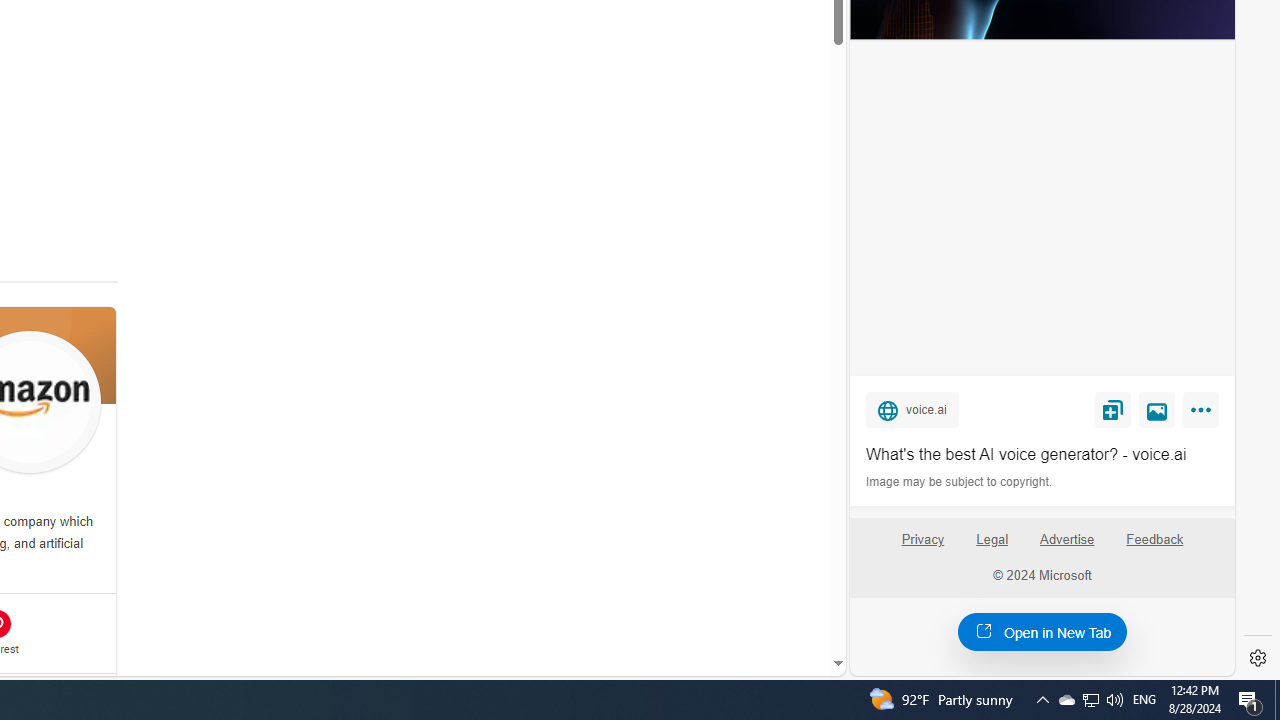  What do you see at coordinates (992, 538) in the screenshot?
I see `'Legal'` at bounding box center [992, 538].